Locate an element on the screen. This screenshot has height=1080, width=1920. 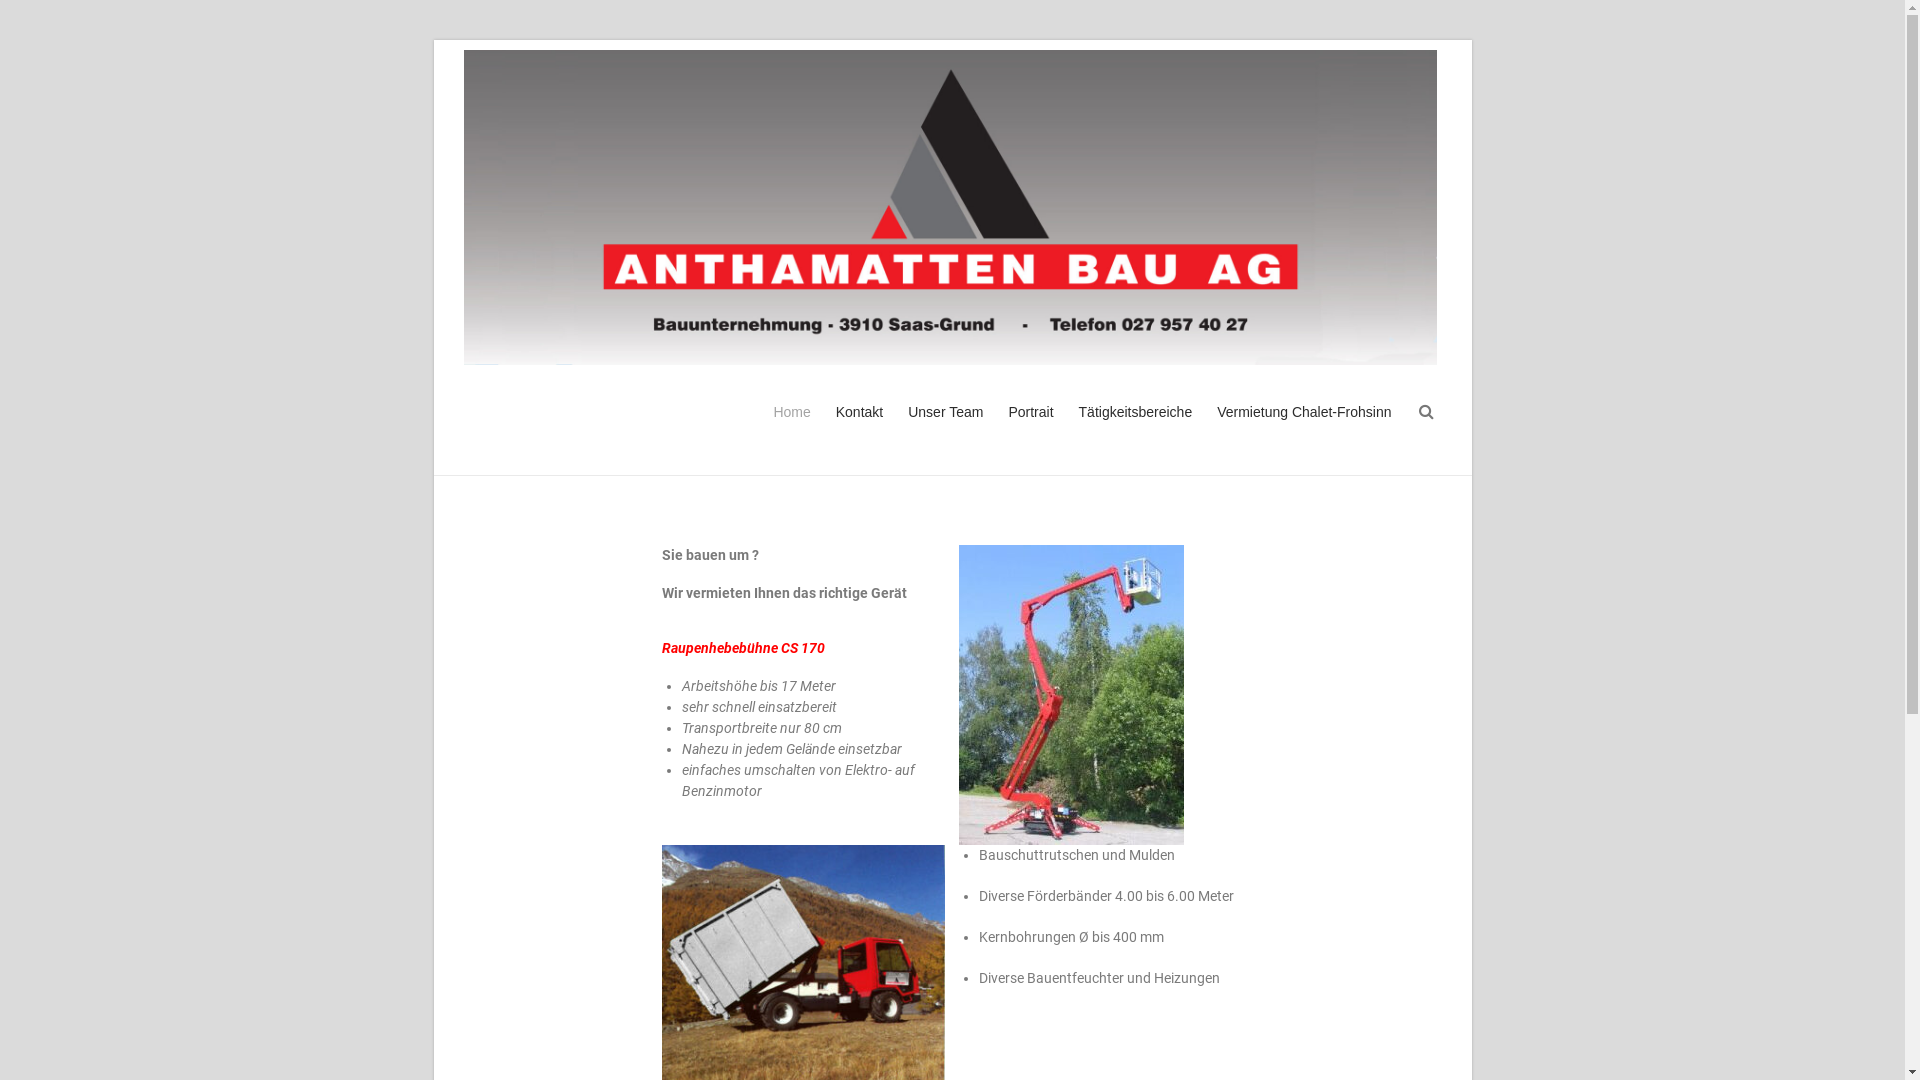
'Portrait' is located at coordinates (1030, 428).